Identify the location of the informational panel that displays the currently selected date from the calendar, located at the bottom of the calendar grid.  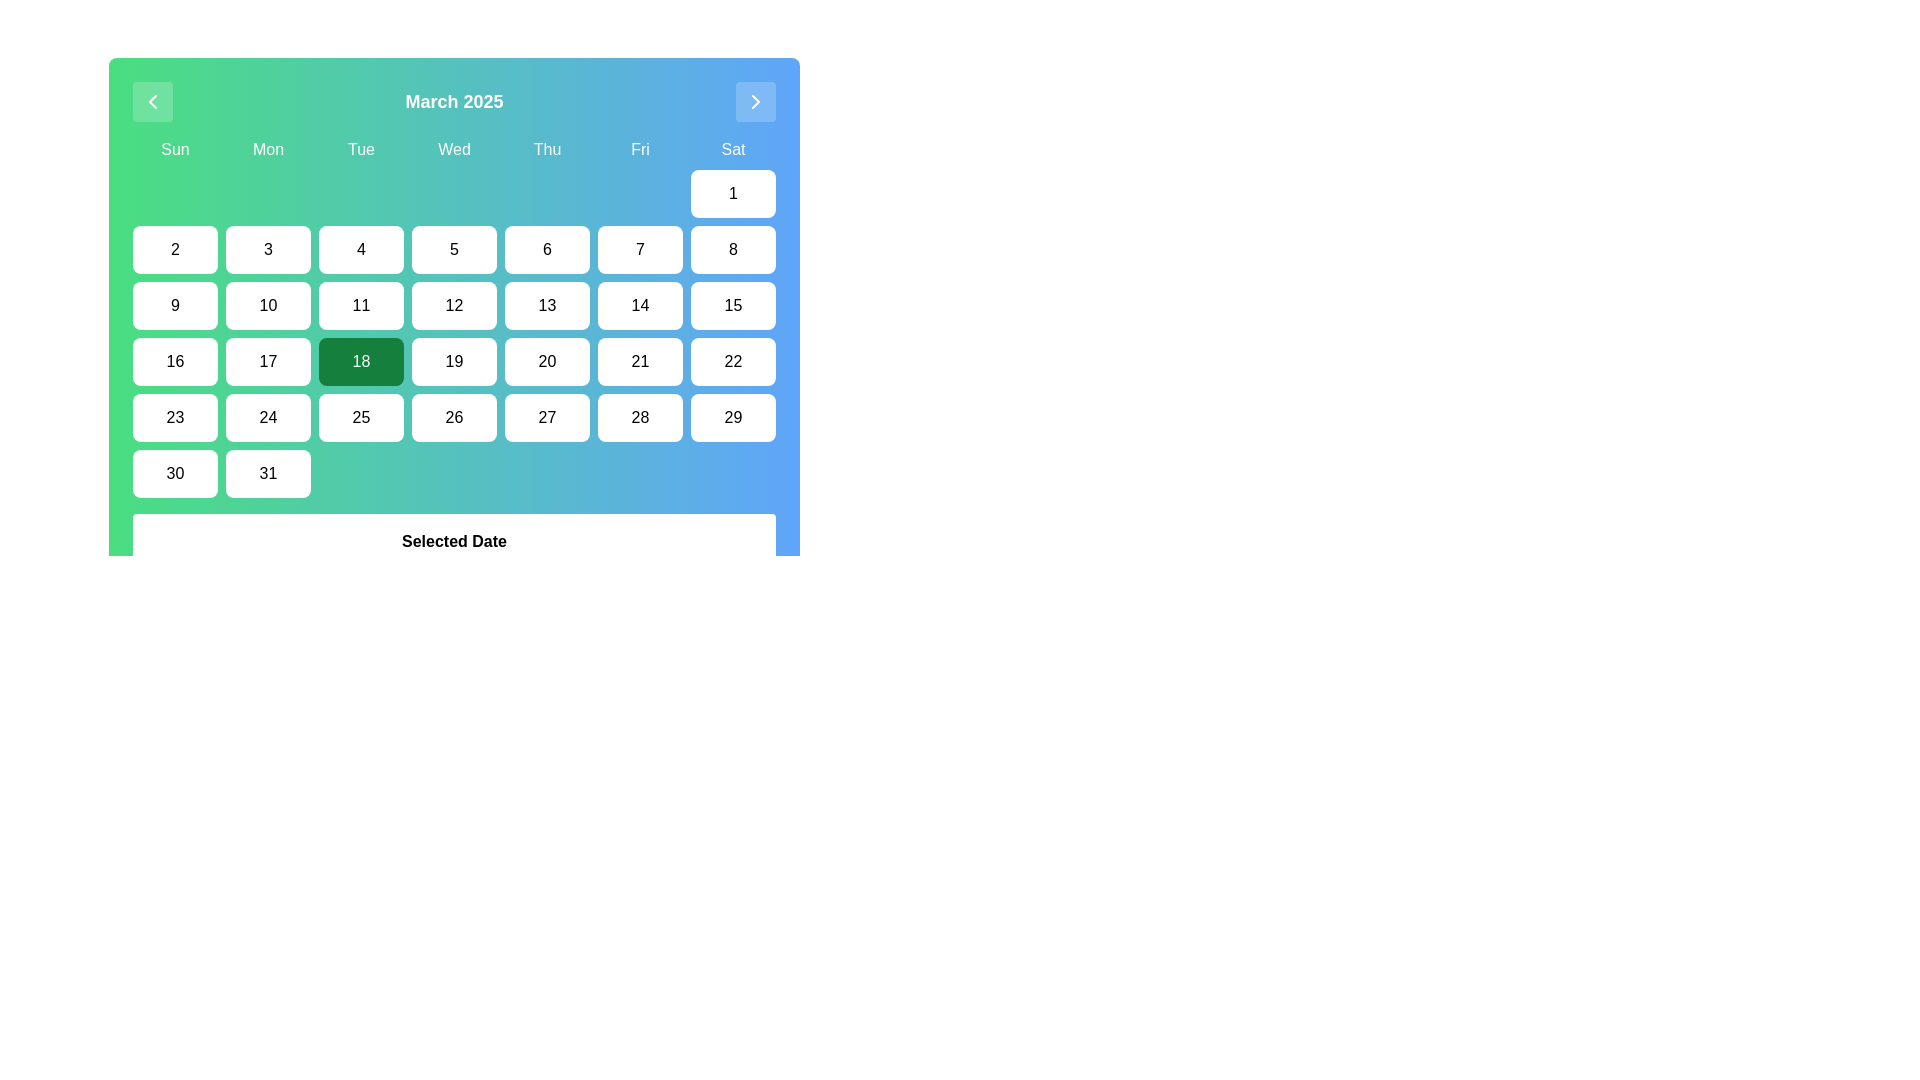
(453, 554).